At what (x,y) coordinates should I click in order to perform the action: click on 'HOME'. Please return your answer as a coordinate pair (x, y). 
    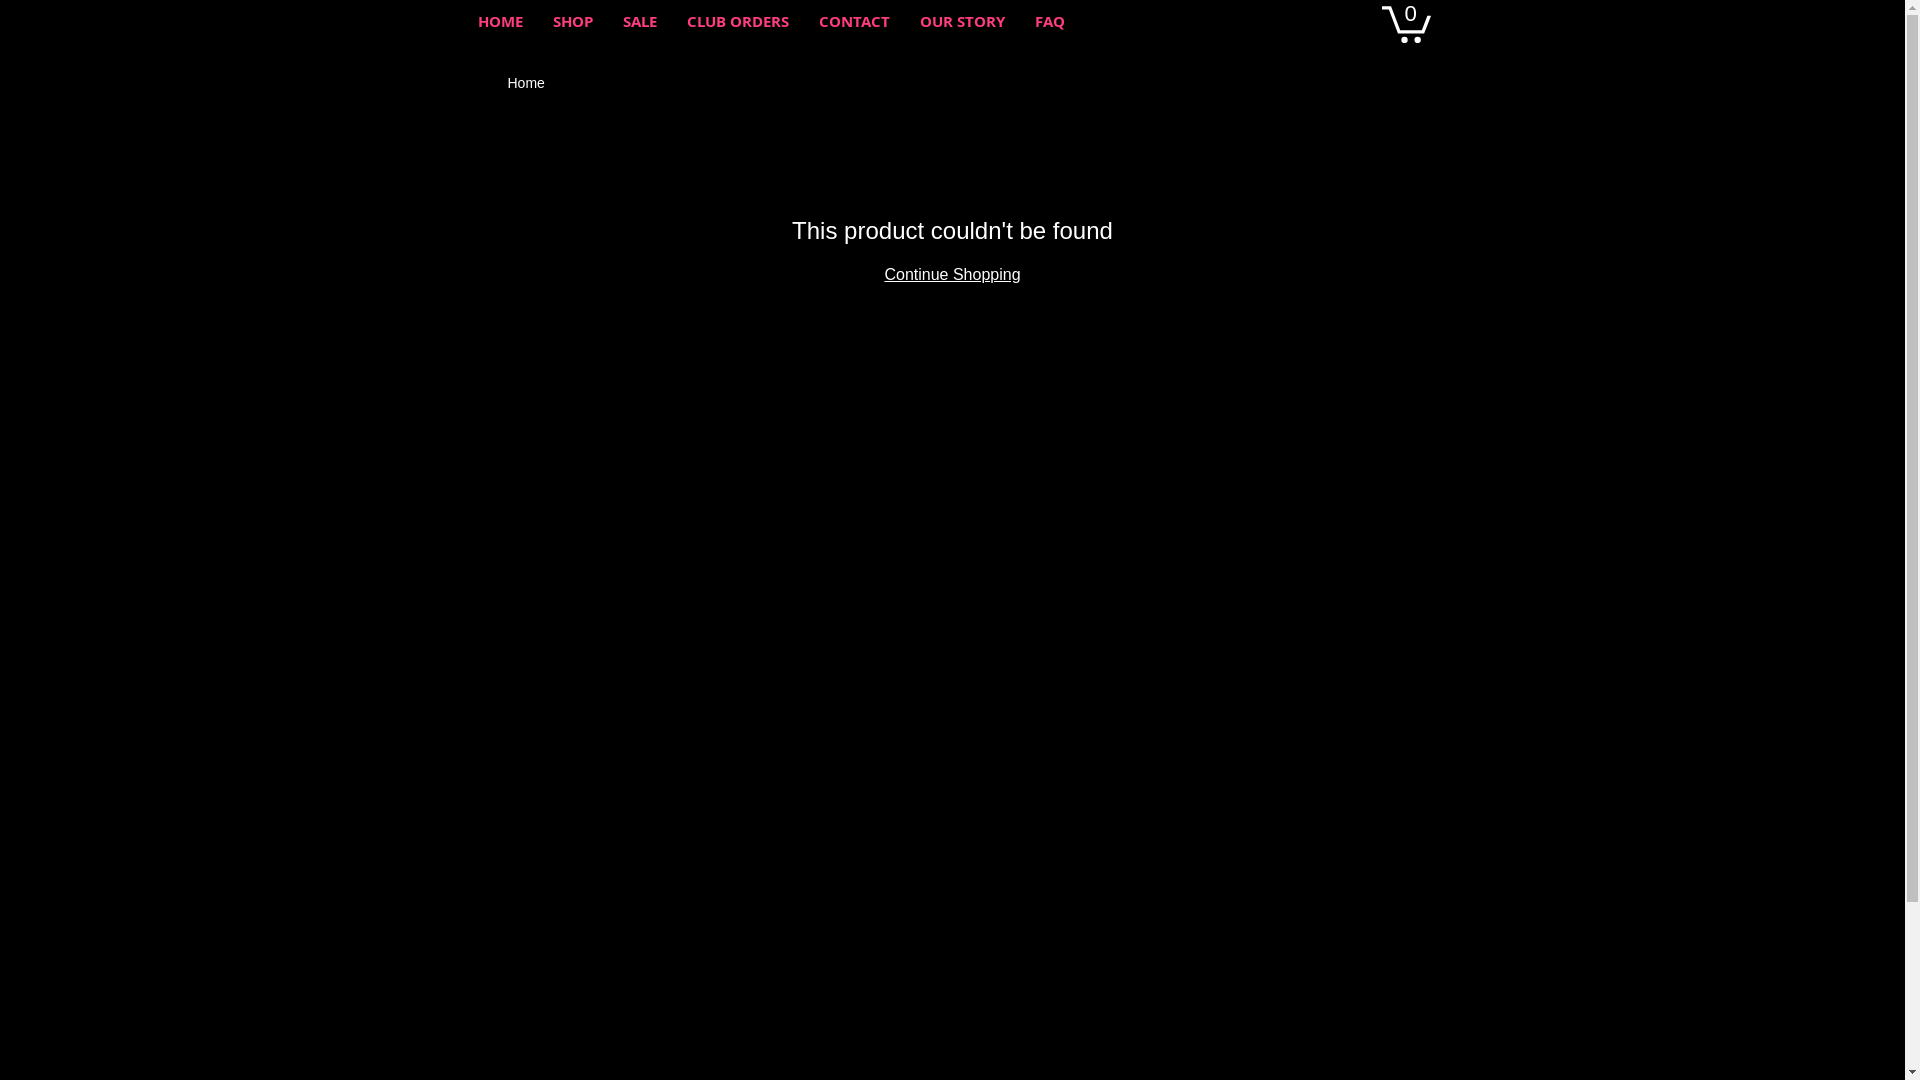
    Looking at the image, I should click on (499, 22).